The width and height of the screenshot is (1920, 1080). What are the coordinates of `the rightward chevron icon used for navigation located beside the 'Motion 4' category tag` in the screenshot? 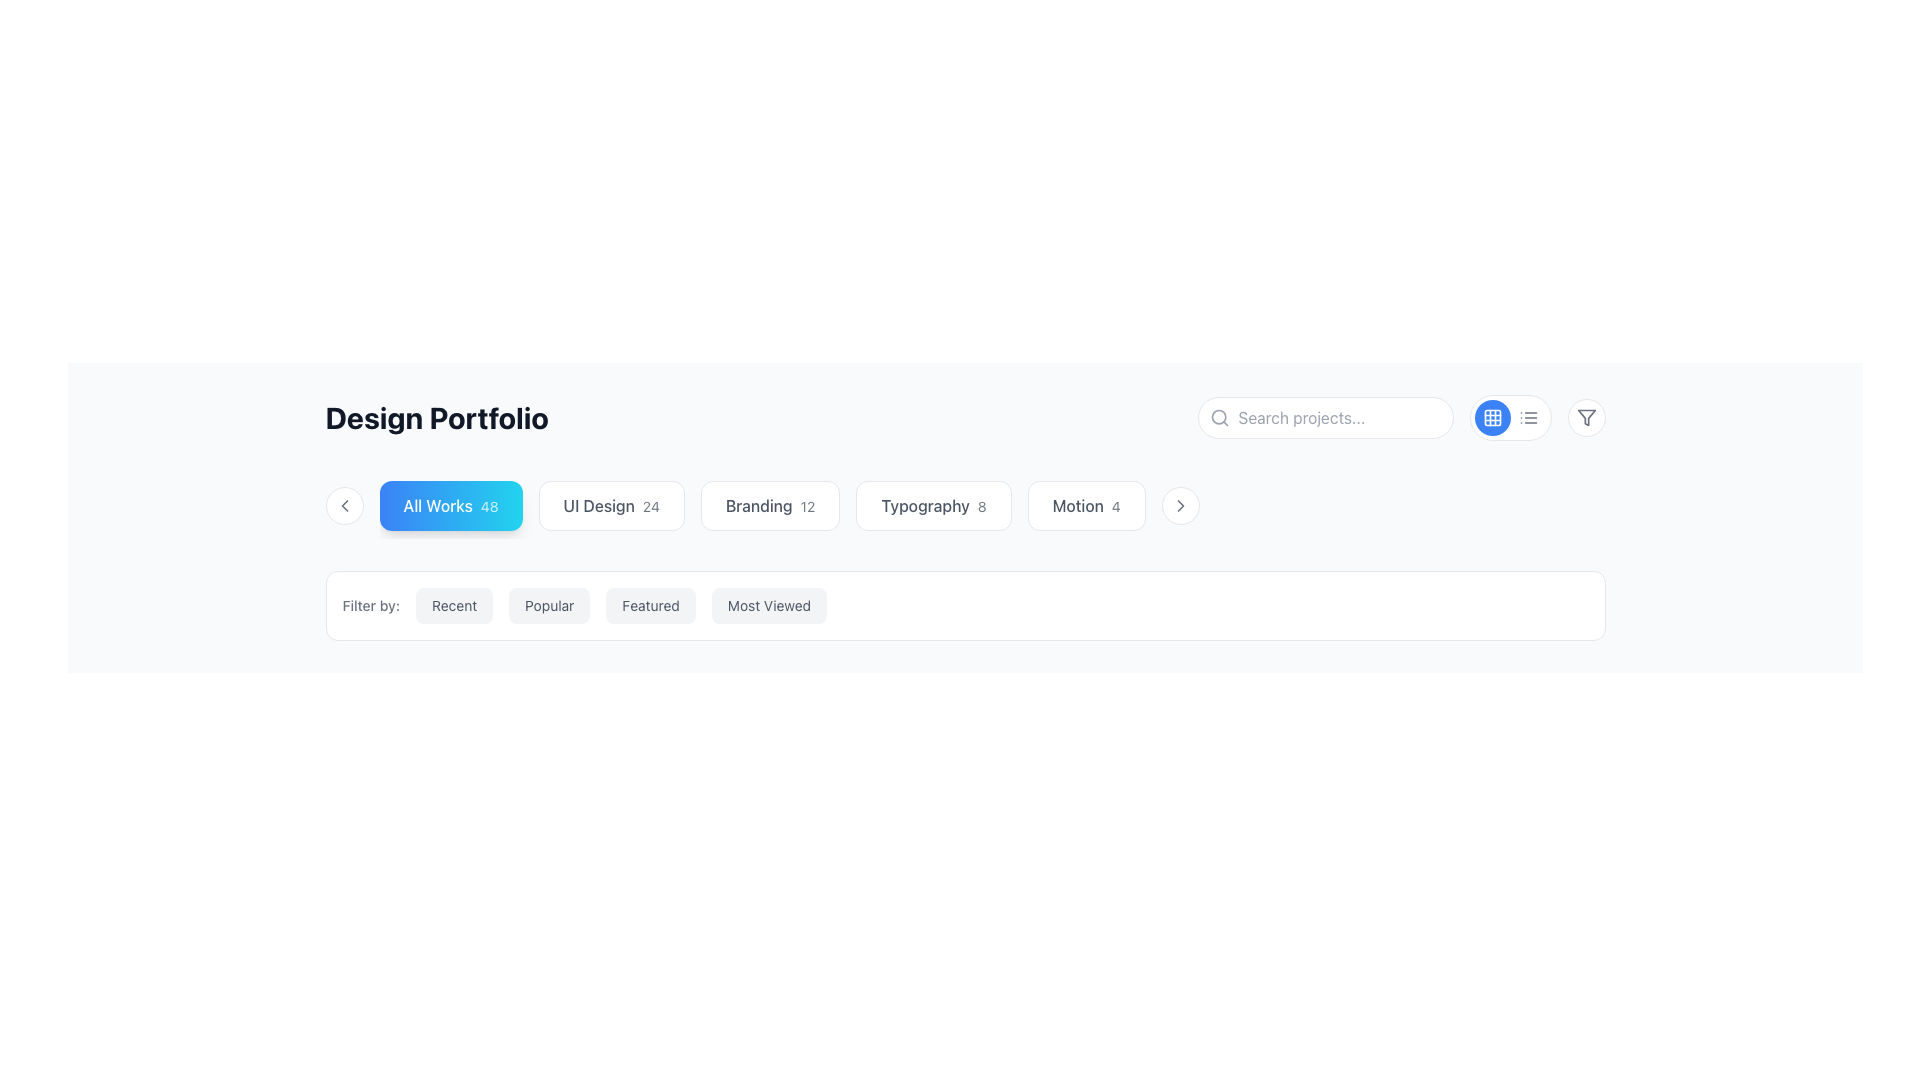 It's located at (1180, 504).